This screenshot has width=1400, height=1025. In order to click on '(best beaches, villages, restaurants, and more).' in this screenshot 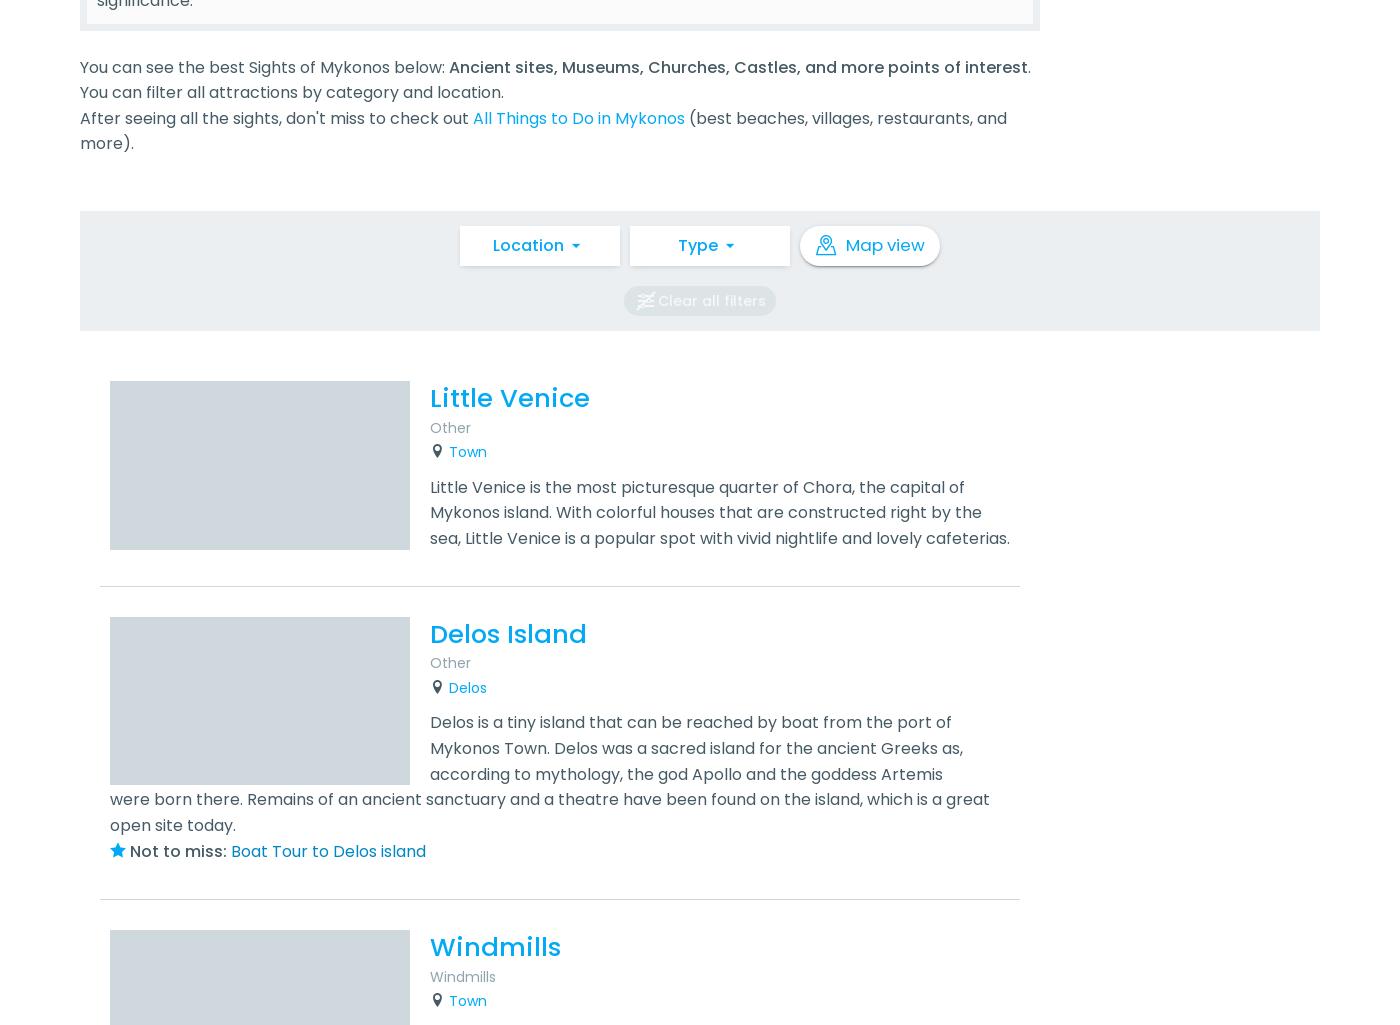, I will do `click(543, 130)`.